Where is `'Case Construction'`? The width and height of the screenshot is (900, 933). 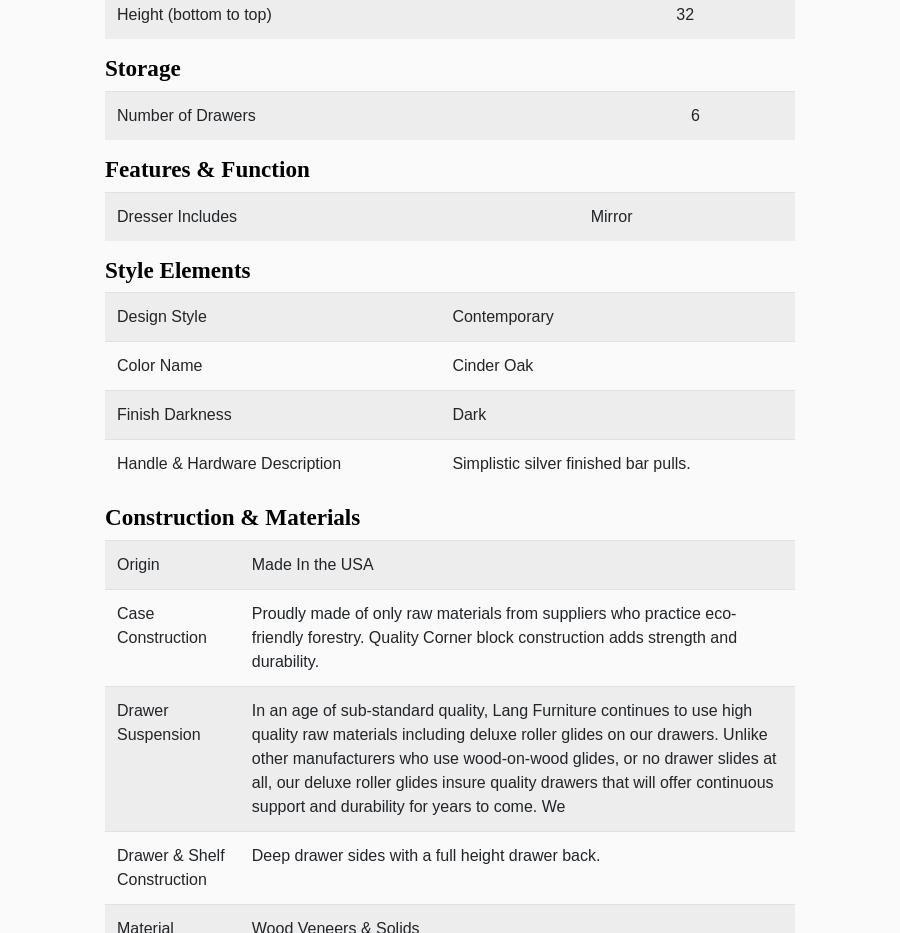 'Case Construction' is located at coordinates (161, 624).